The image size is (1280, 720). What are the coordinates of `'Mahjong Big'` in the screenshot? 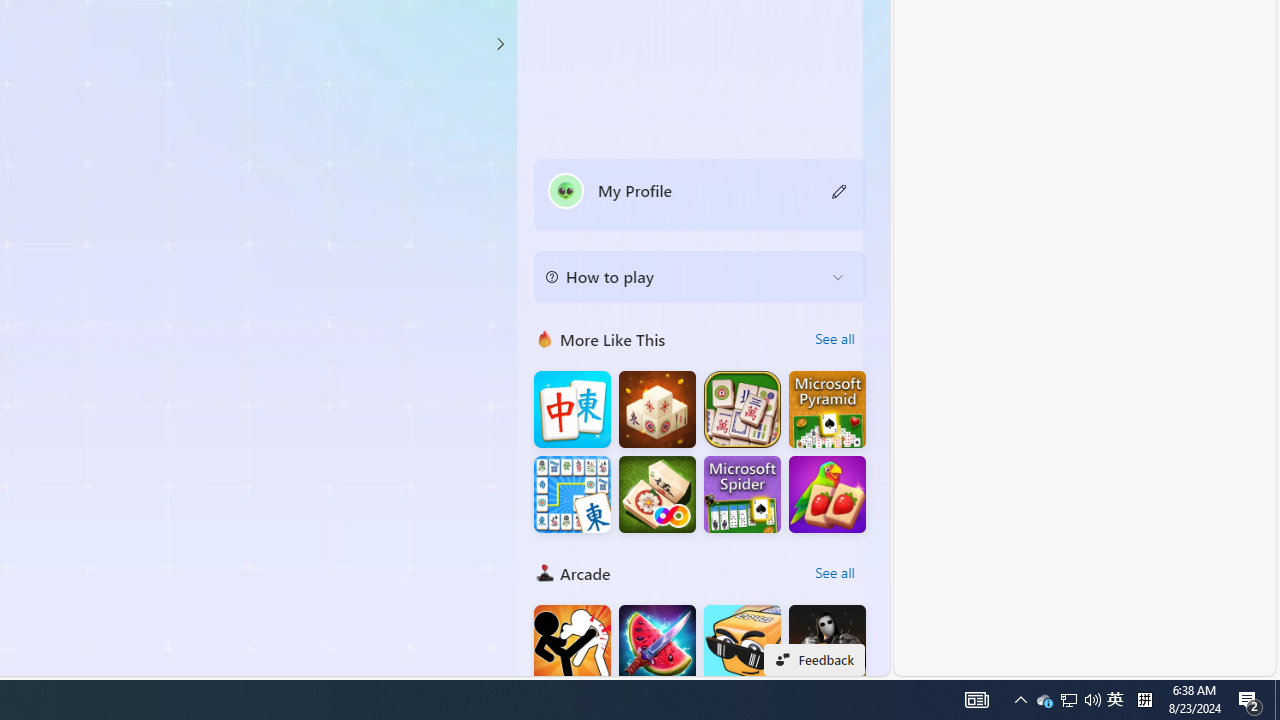 It's located at (571, 408).